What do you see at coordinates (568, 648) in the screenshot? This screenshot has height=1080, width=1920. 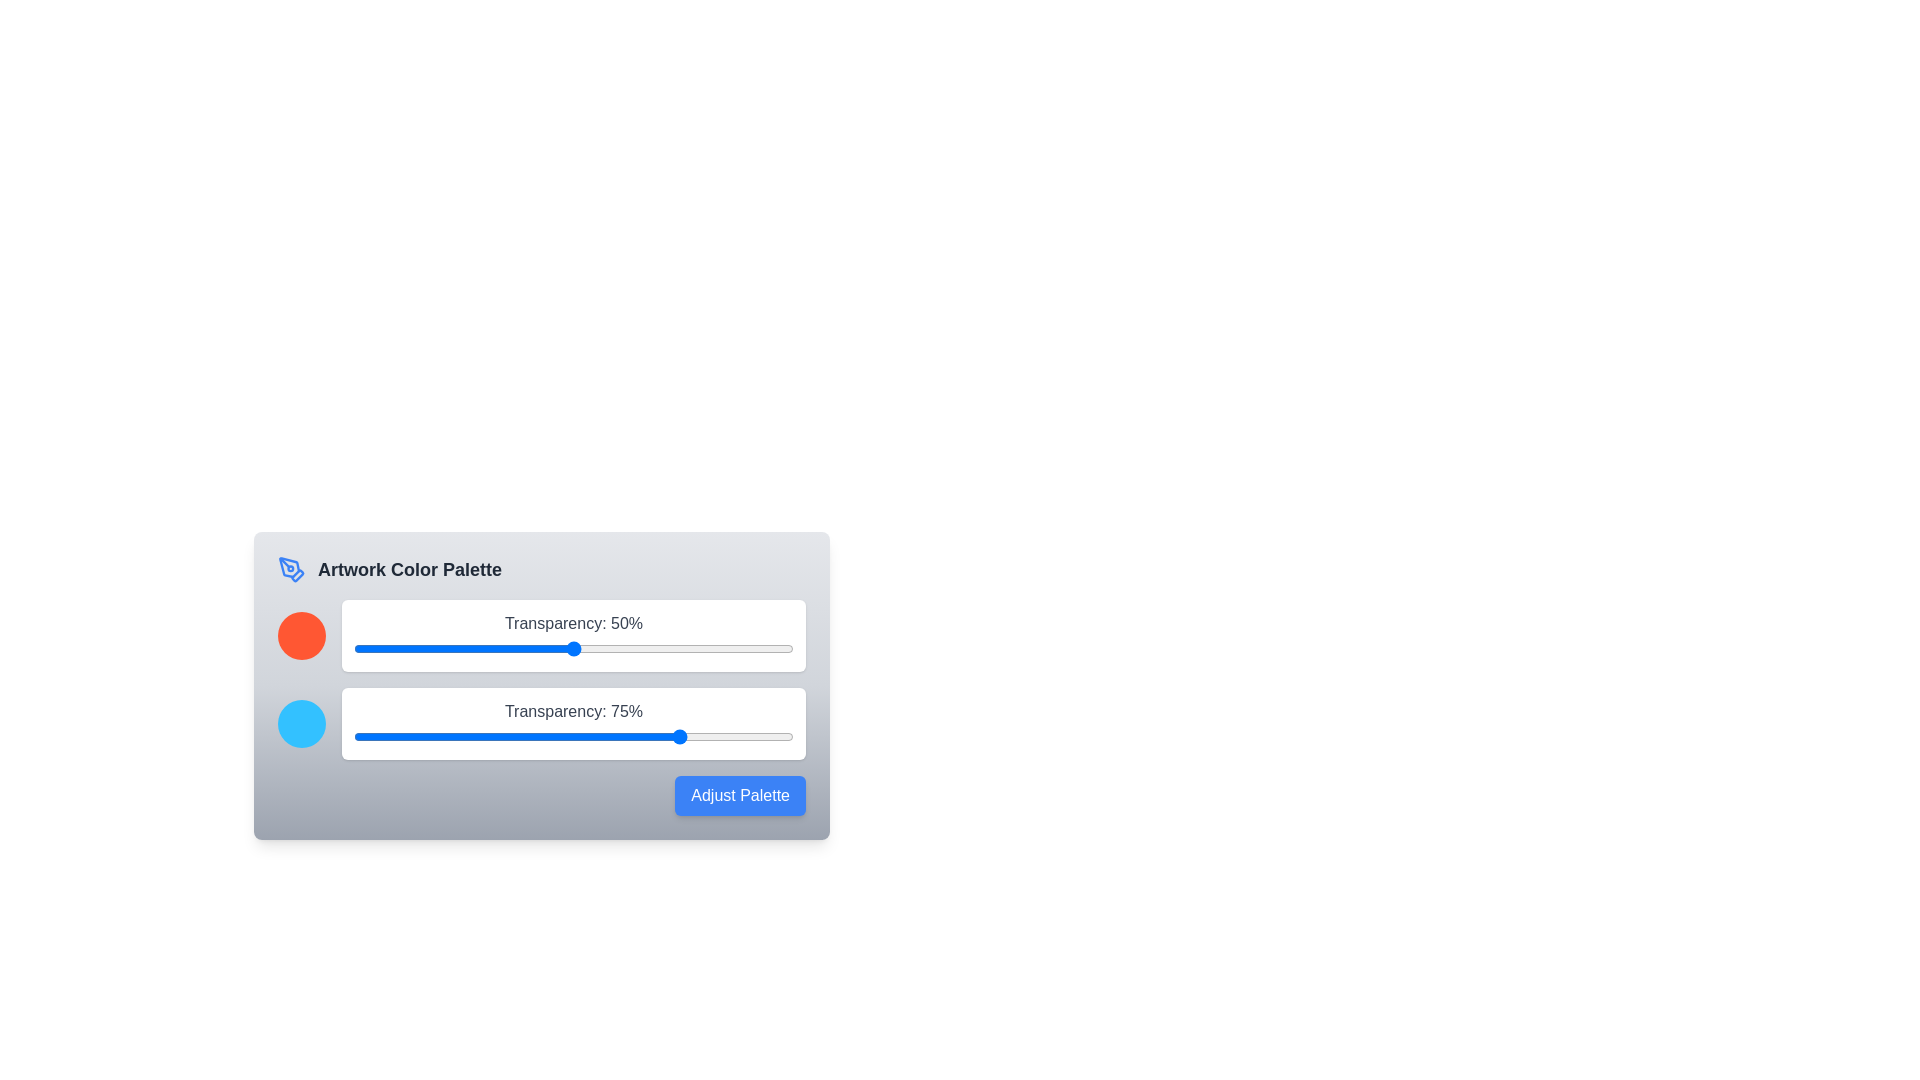 I see `the transparency slider for color 1 to 49%` at bounding box center [568, 648].